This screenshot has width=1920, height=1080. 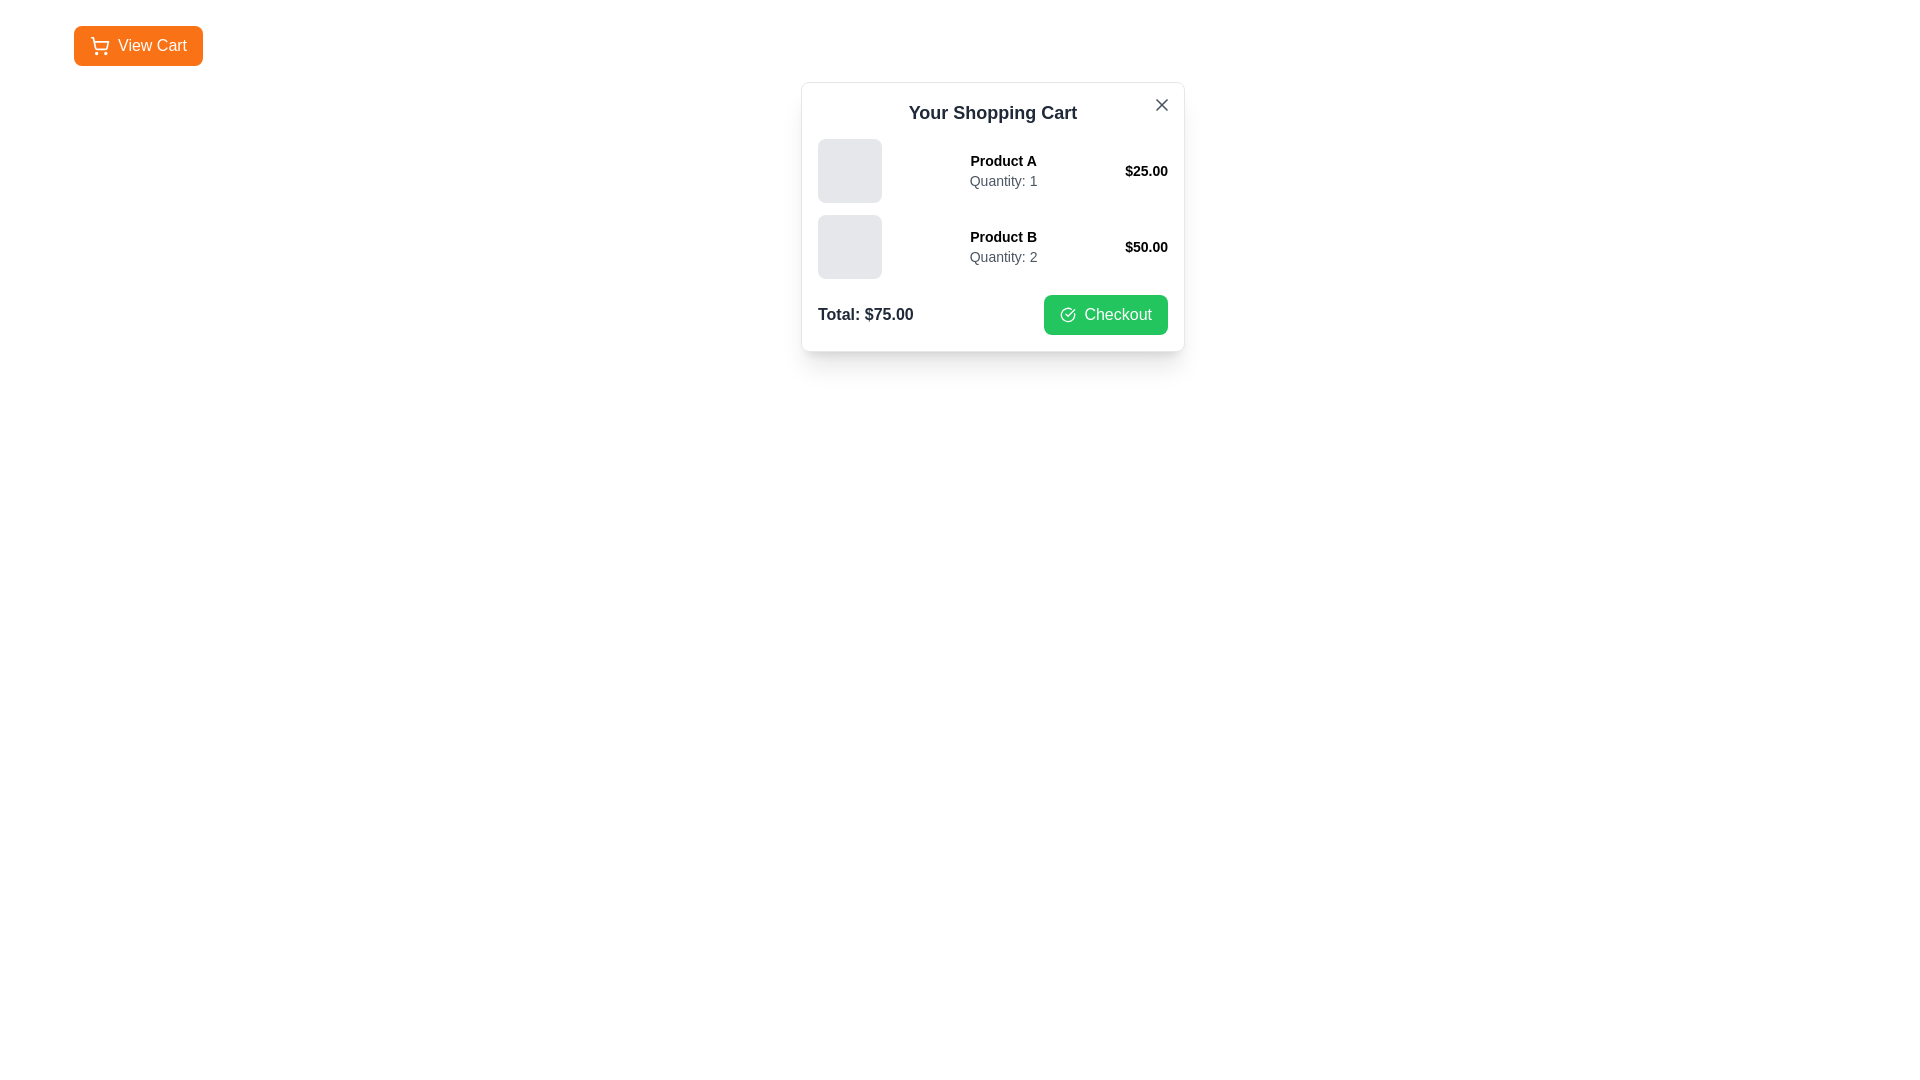 What do you see at coordinates (993, 245) in the screenshot?
I see `product details of 'Product B' displayed in the shopping cart, which is the second item in the list` at bounding box center [993, 245].